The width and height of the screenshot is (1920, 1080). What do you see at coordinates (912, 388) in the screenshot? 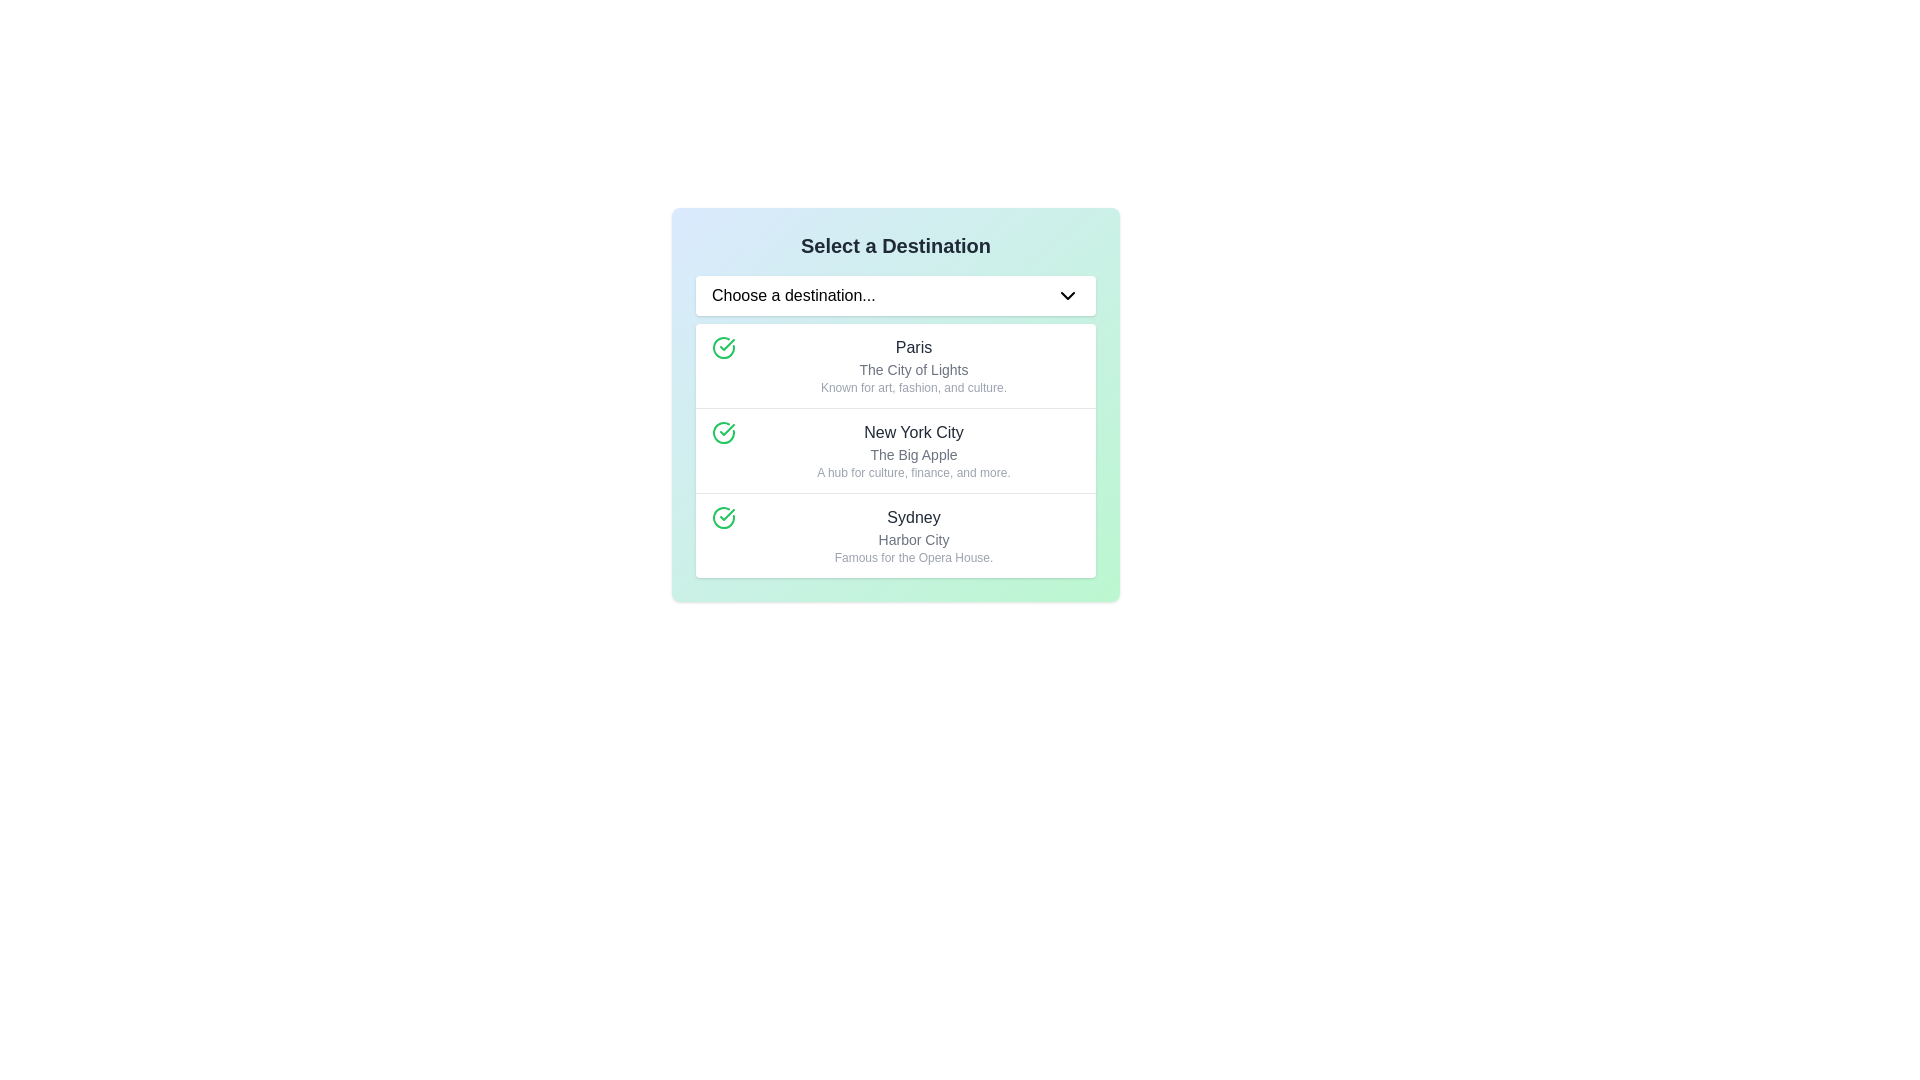
I see `the text label that says 'Known for art, fashion, and culture.' located below the title 'Paris' and the subtitle 'The City of Lights' in the first destination card` at bounding box center [912, 388].